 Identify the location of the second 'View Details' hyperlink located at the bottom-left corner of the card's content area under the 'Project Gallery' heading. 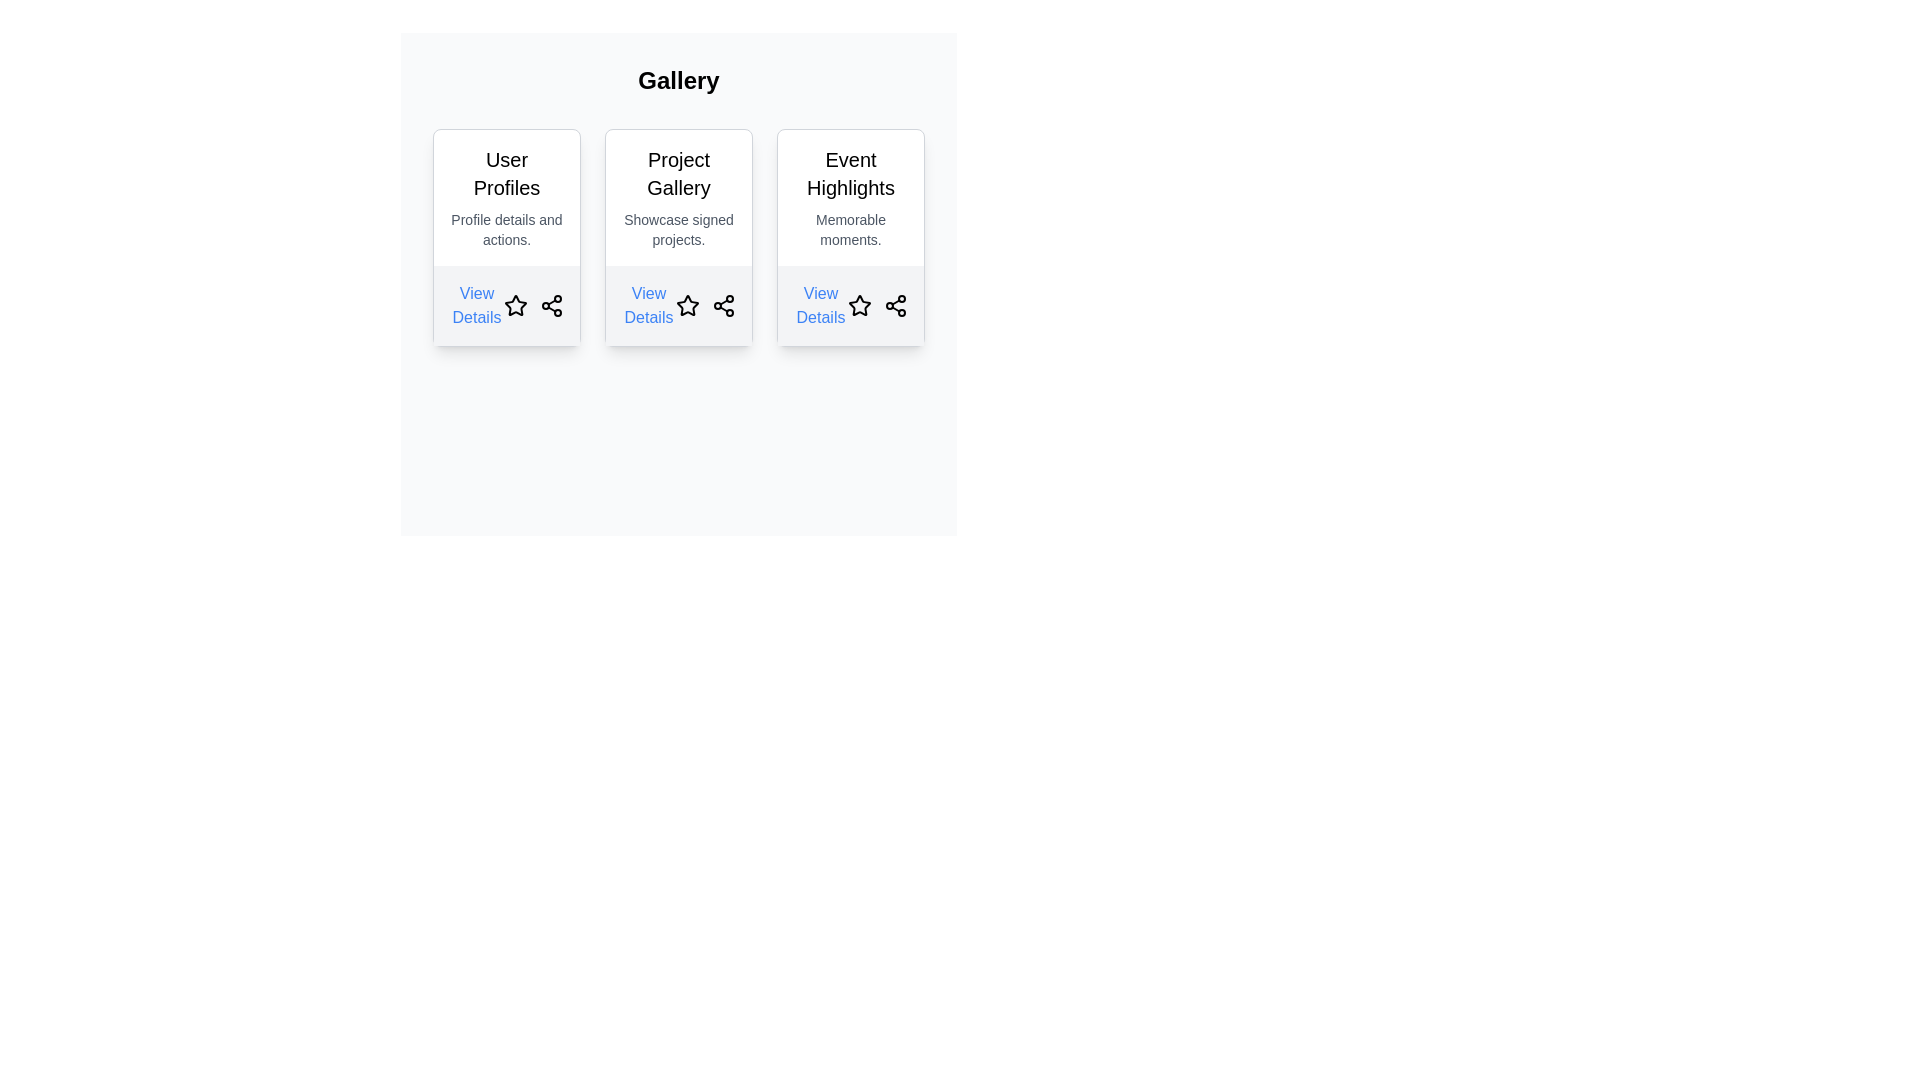
(648, 305).